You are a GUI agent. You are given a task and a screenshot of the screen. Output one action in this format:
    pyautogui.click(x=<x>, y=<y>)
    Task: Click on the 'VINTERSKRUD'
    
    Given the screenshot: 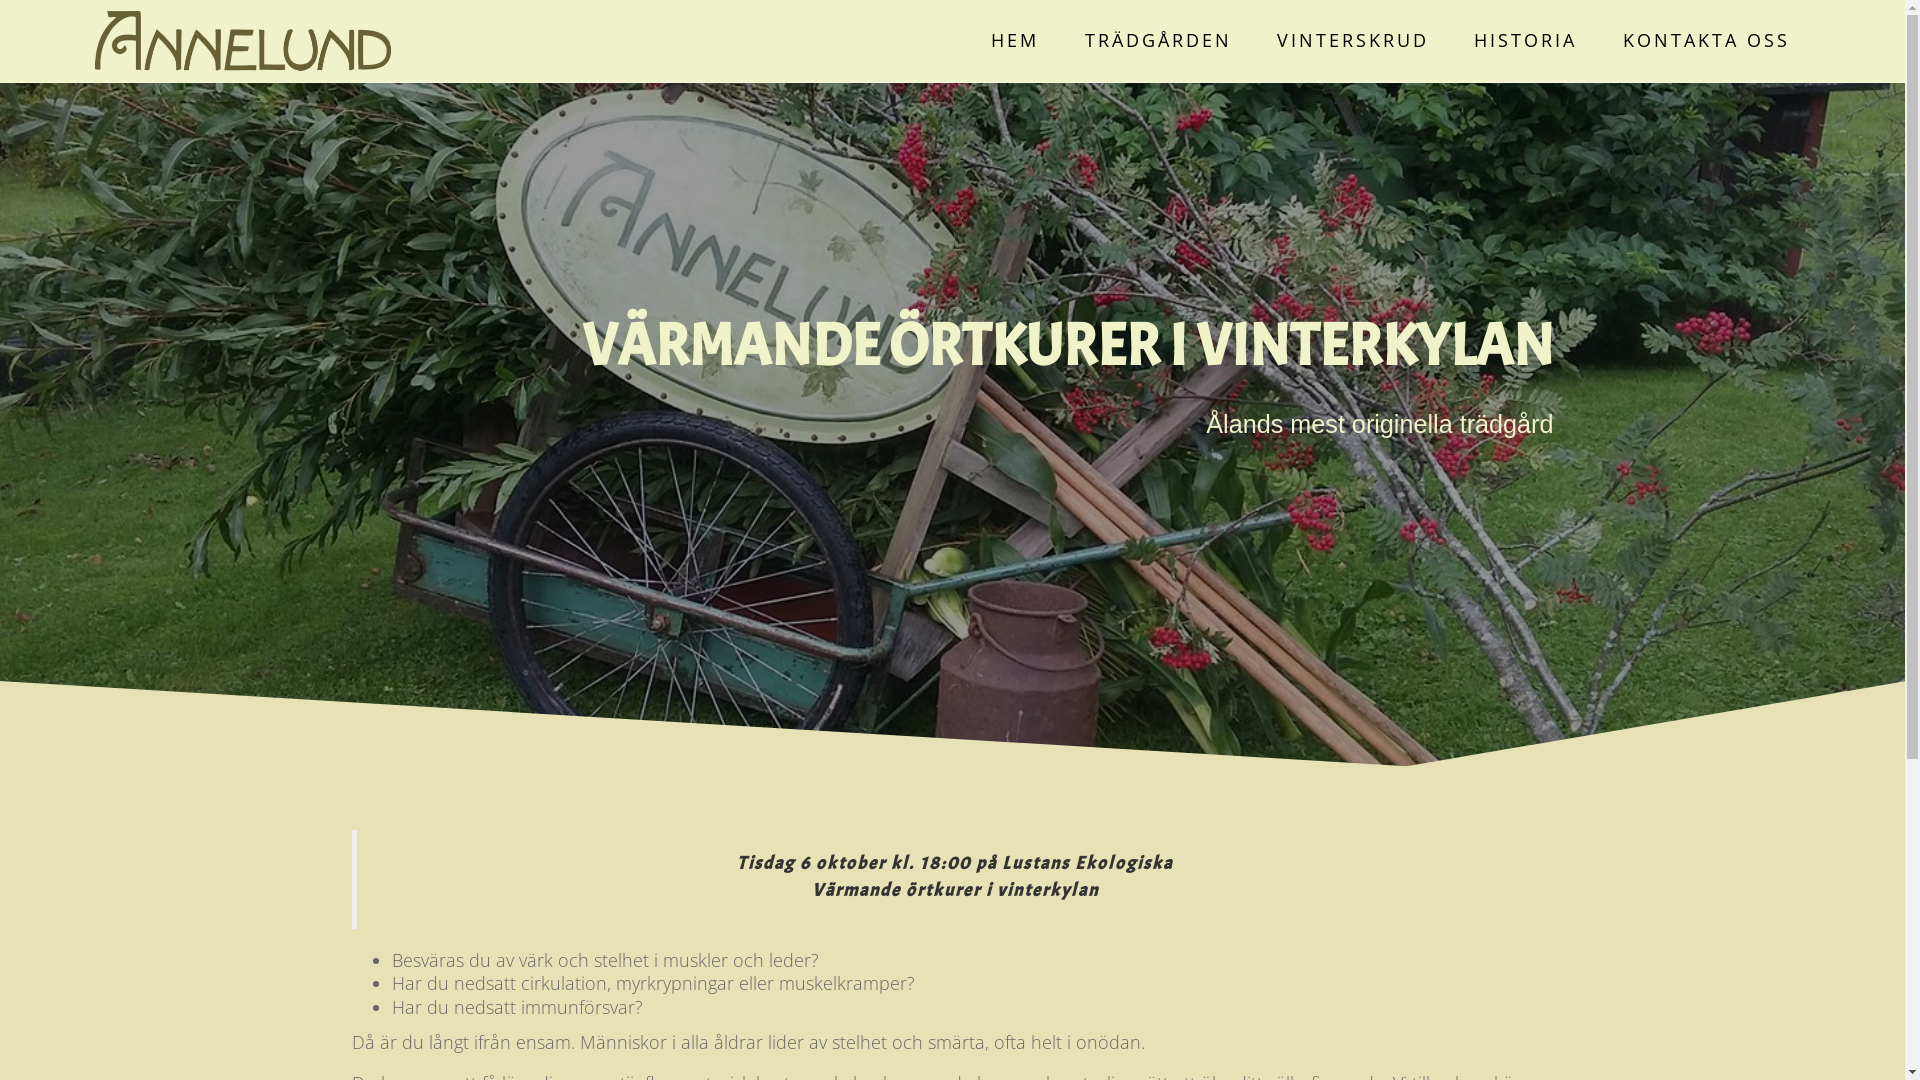 What is the action you would take?
    pyautogui.click(x=1353, y=41)
    